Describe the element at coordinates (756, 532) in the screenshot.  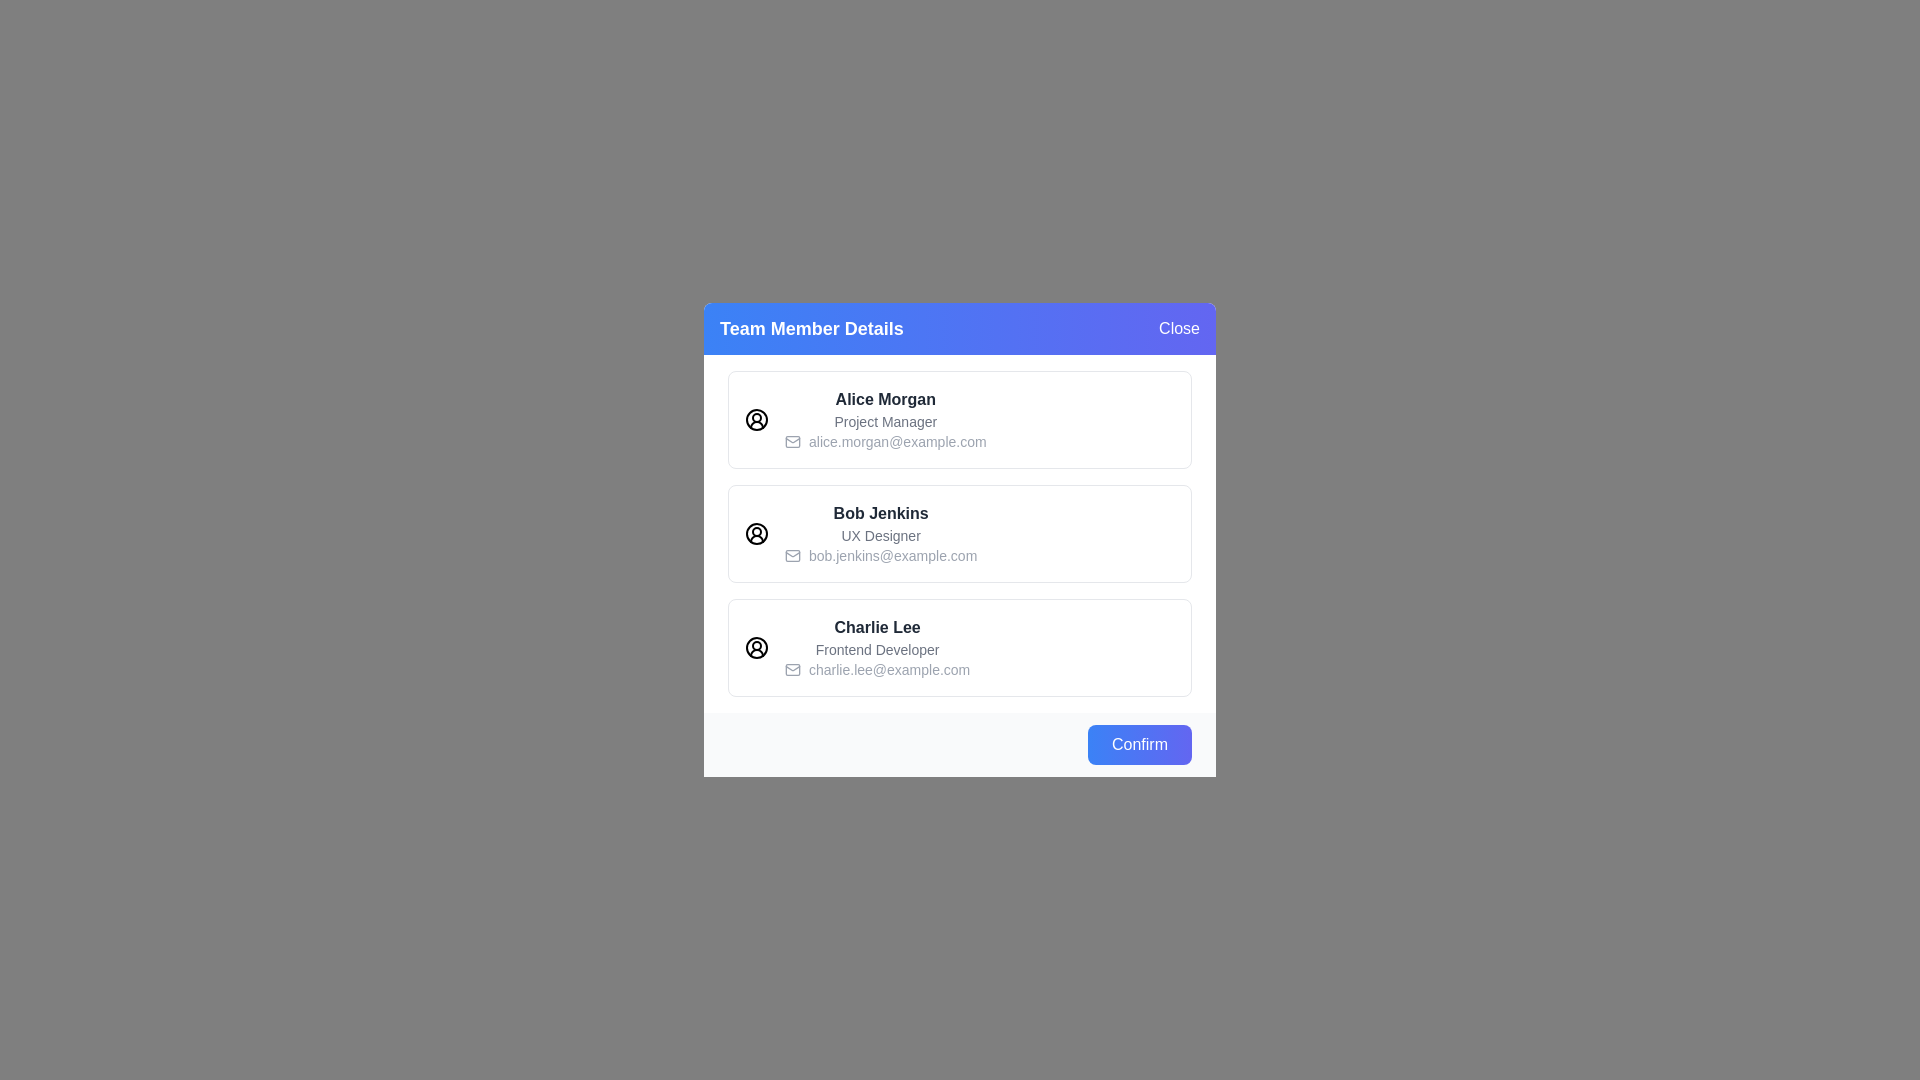
I see `the visual representation of the outermost circular part in the user icon located in the second row of the member details panel` at that location.